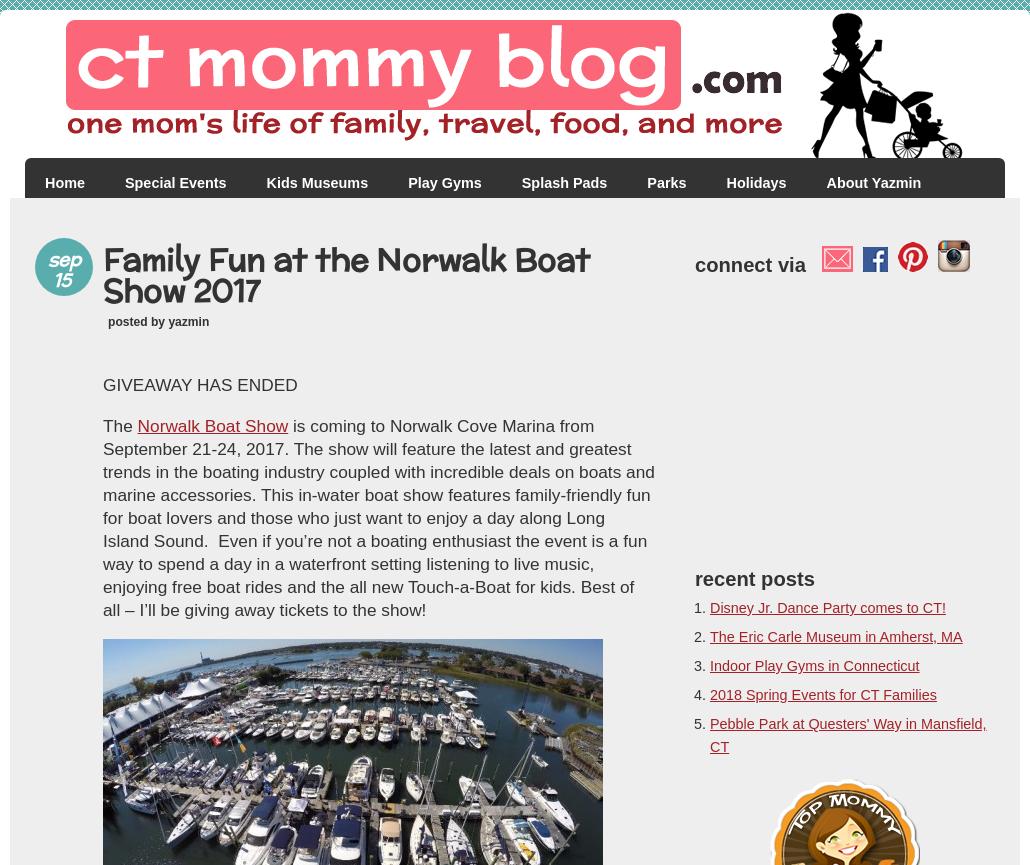 This screenshot has width=1030, height=865. Describe the element at coordinates (53, 279) in the screenshot. I see `'15'` at that location.